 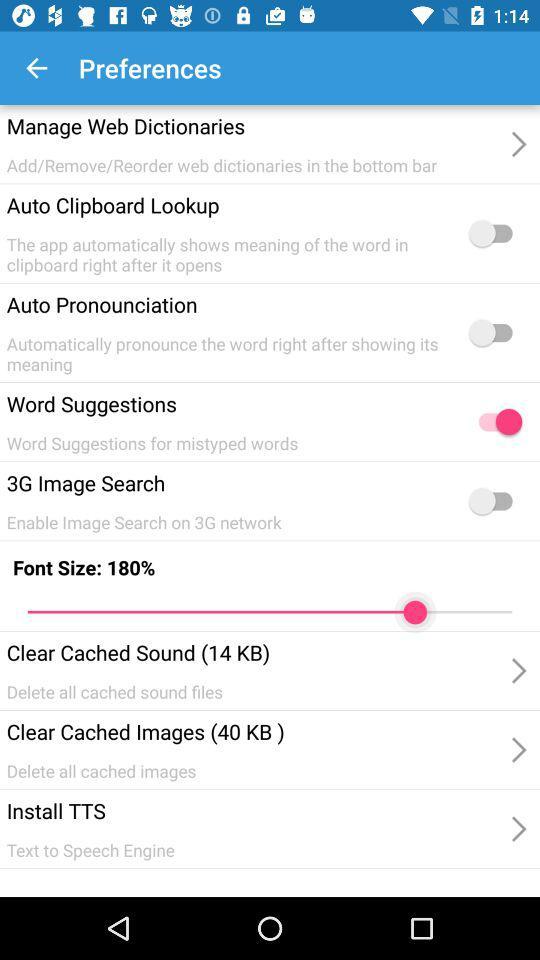 I want to click on auto clipboard lookup, so click(x=494, y=233).